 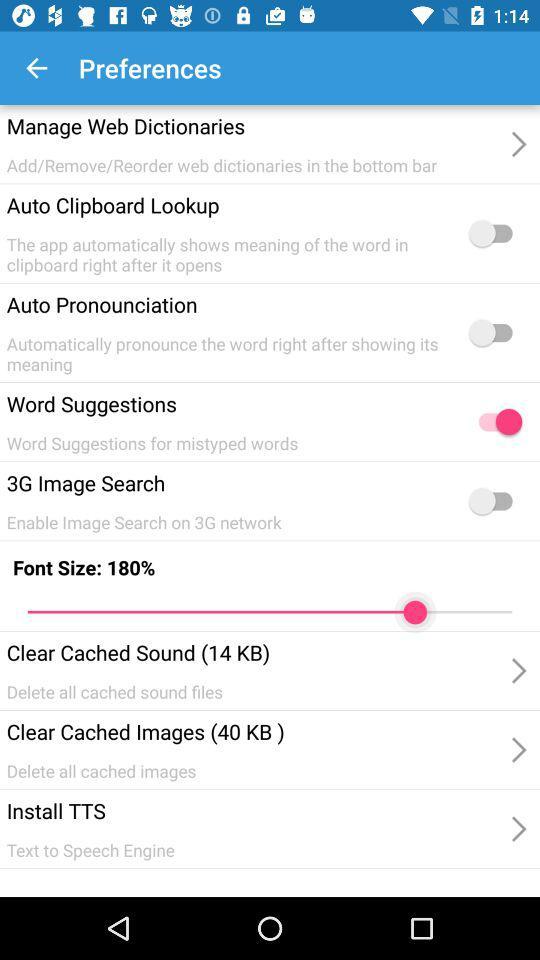 I want to click on auto clipboard lookup, so click(x=494, y=233).